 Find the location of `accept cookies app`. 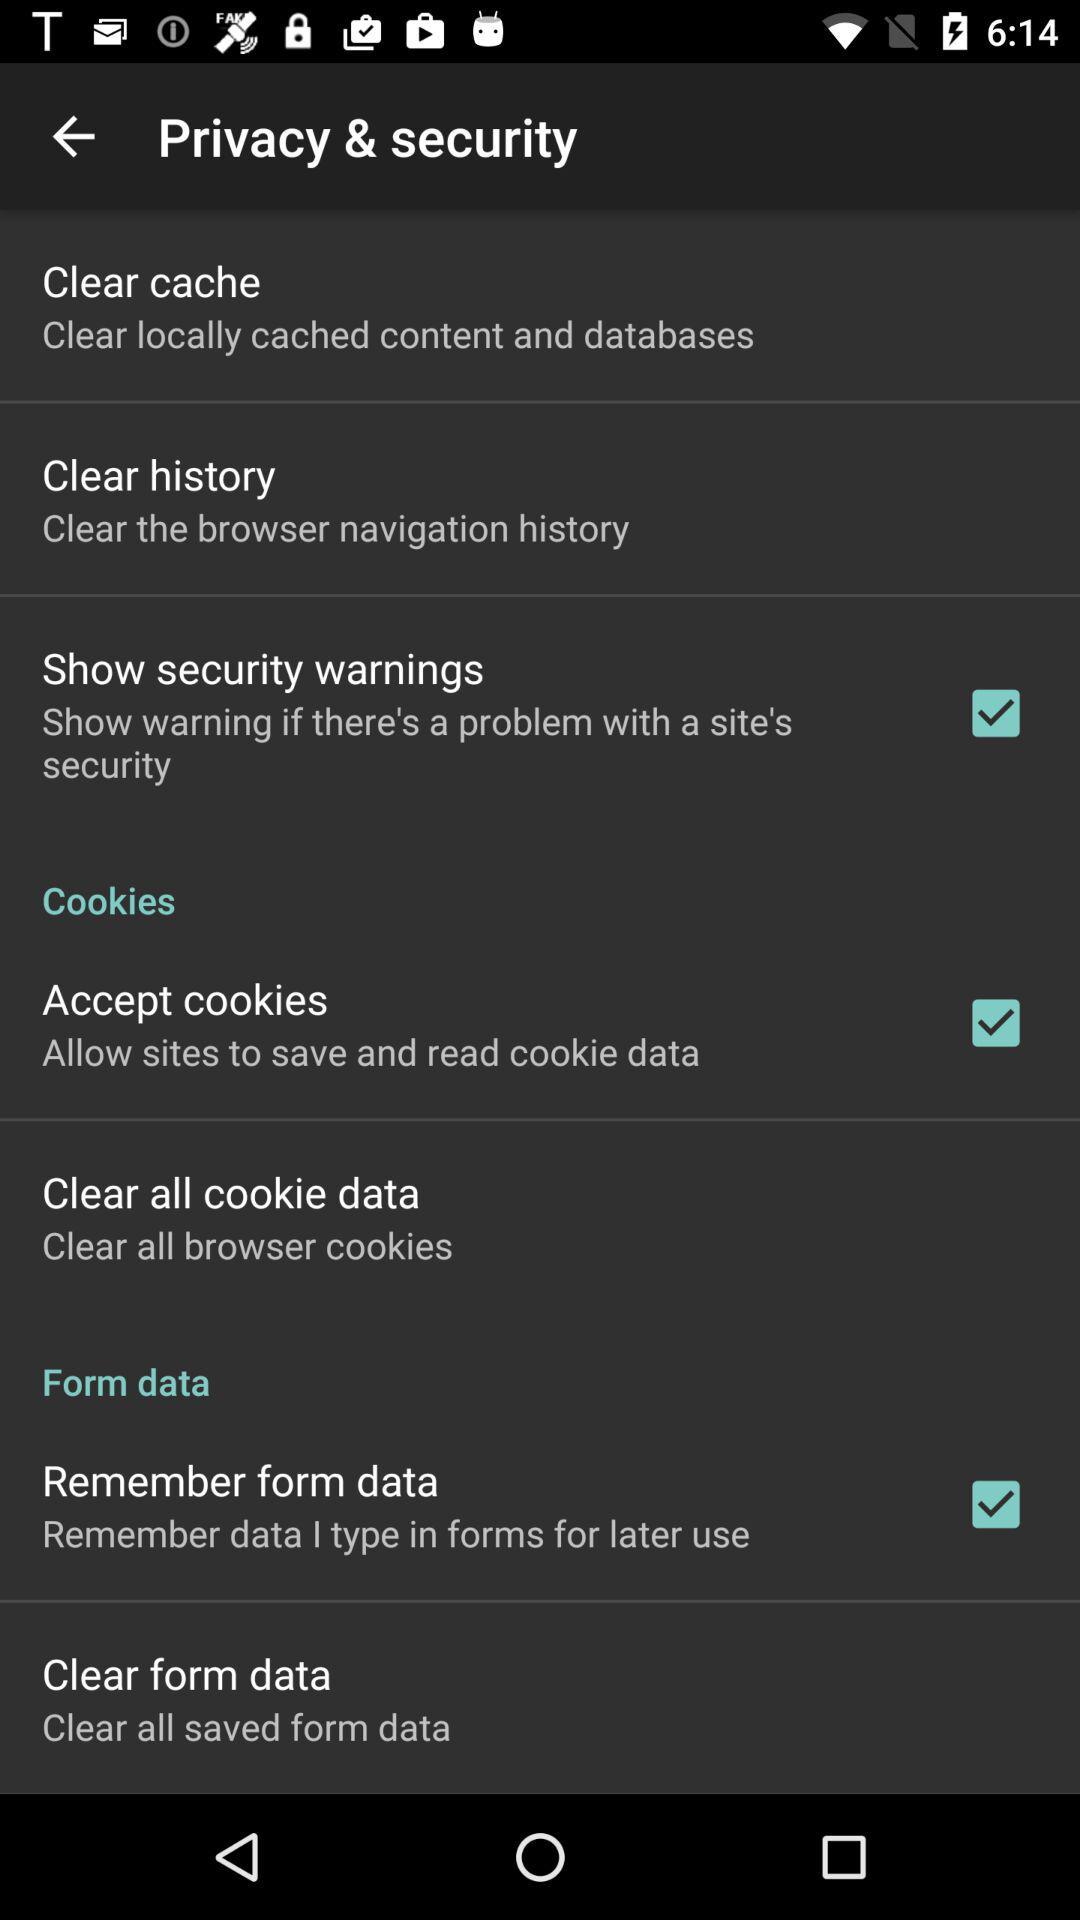

accept cookies app is located at coordinates (185, 998).